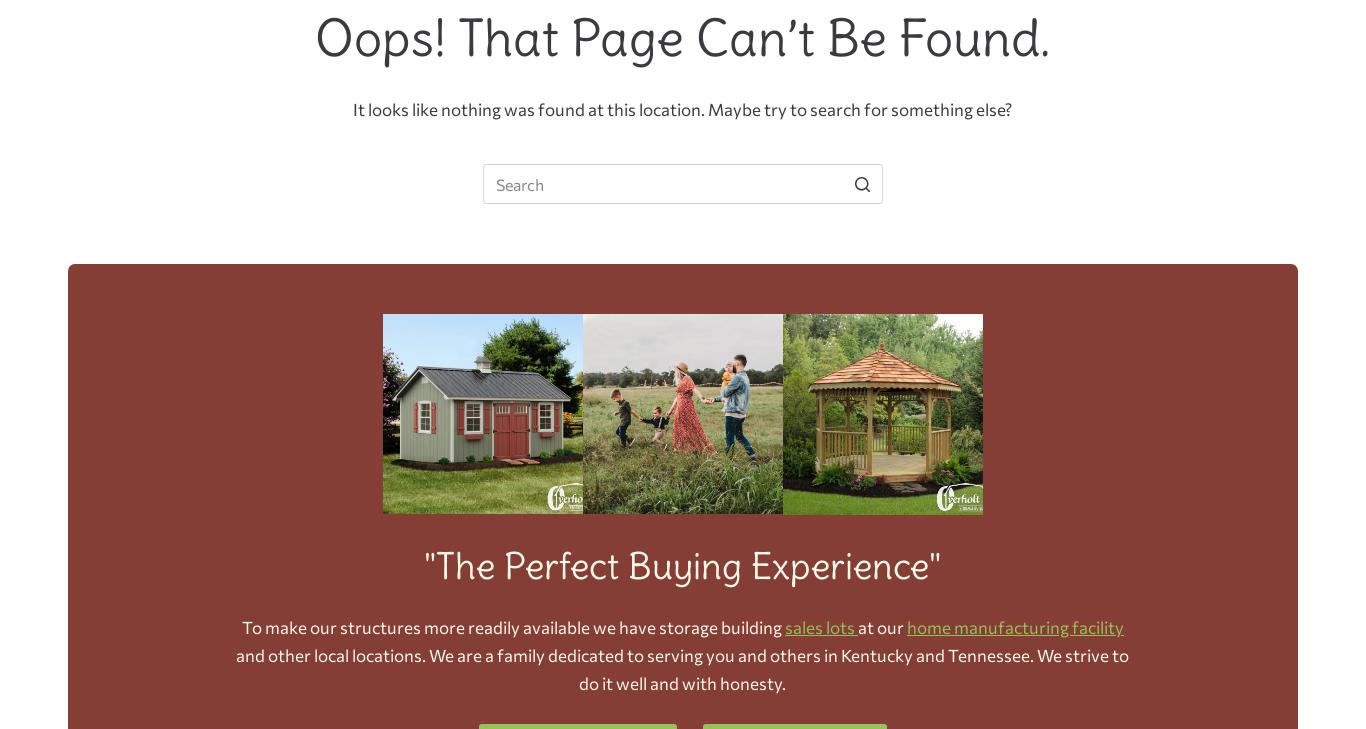  I want to click on '270-726-7948', so click(739, 268).